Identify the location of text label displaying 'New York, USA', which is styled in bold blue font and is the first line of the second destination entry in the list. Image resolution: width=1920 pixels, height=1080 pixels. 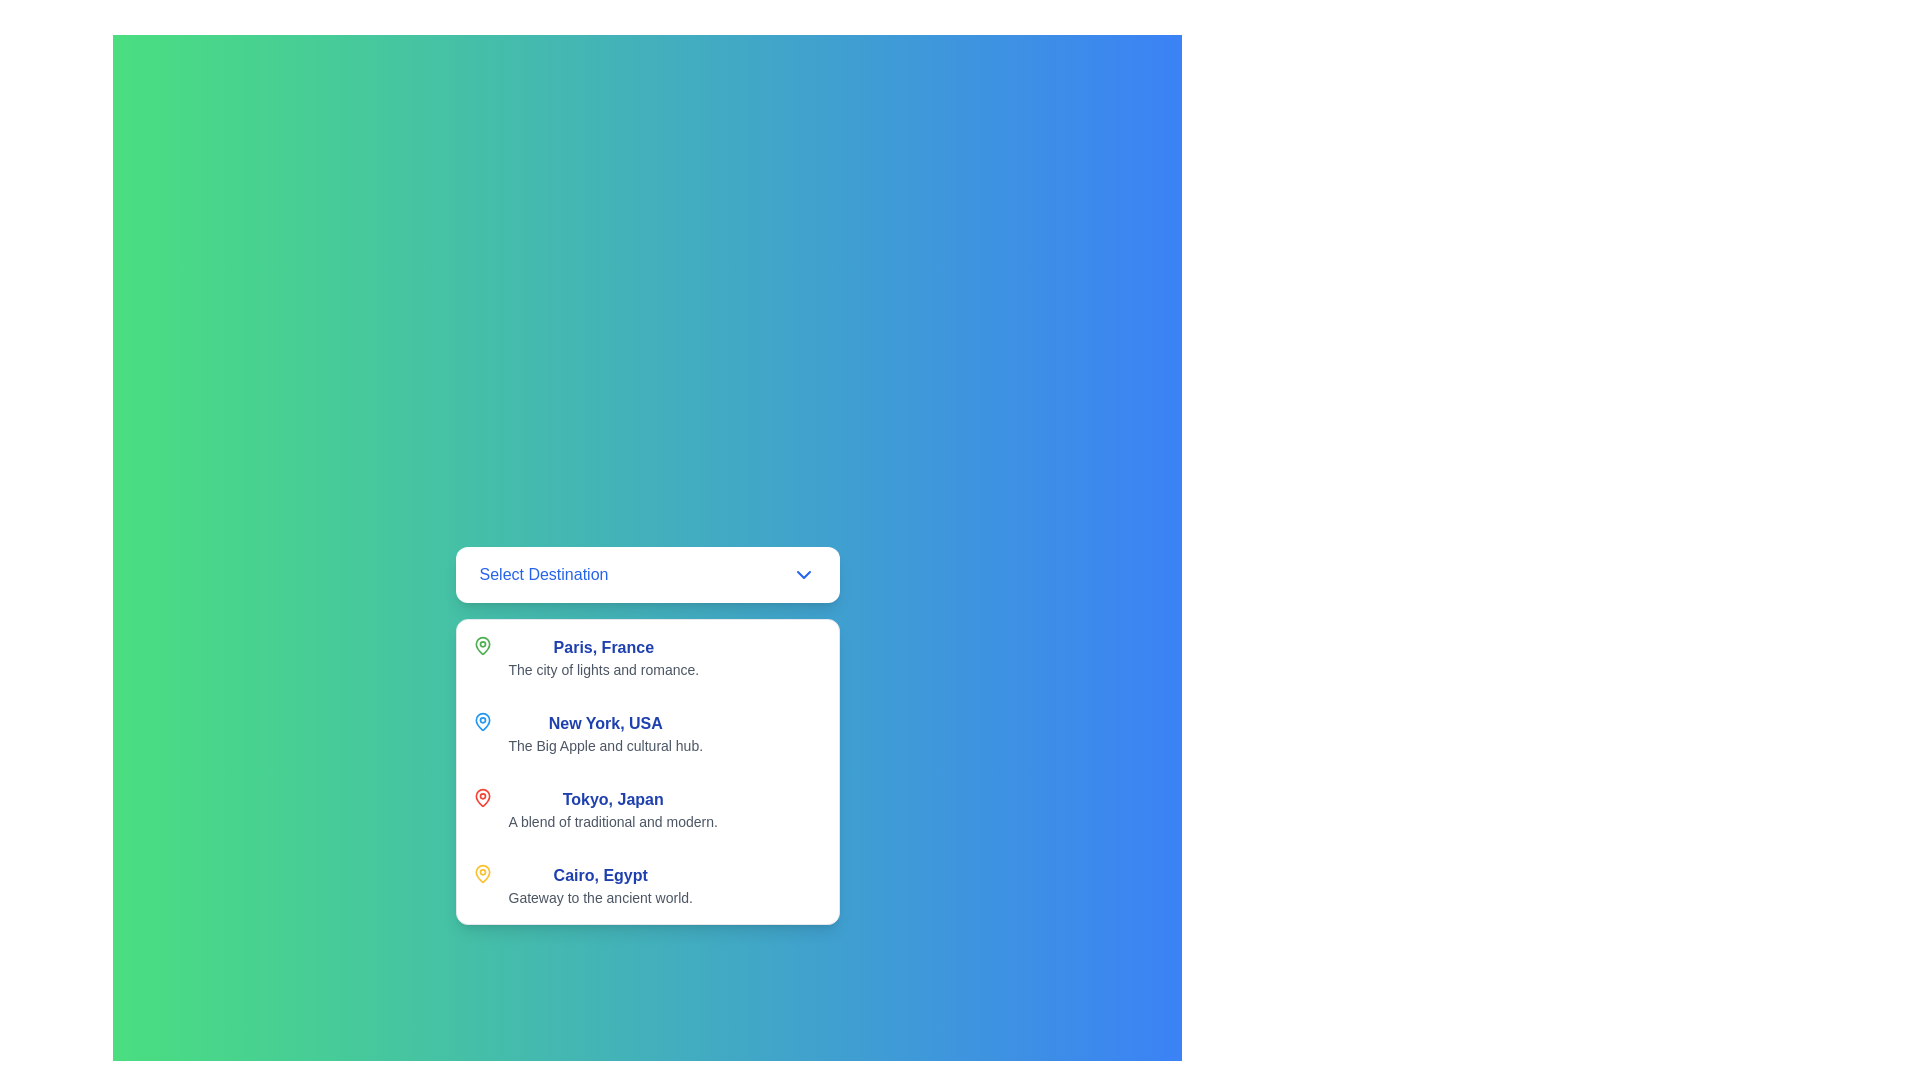
(604, 724).